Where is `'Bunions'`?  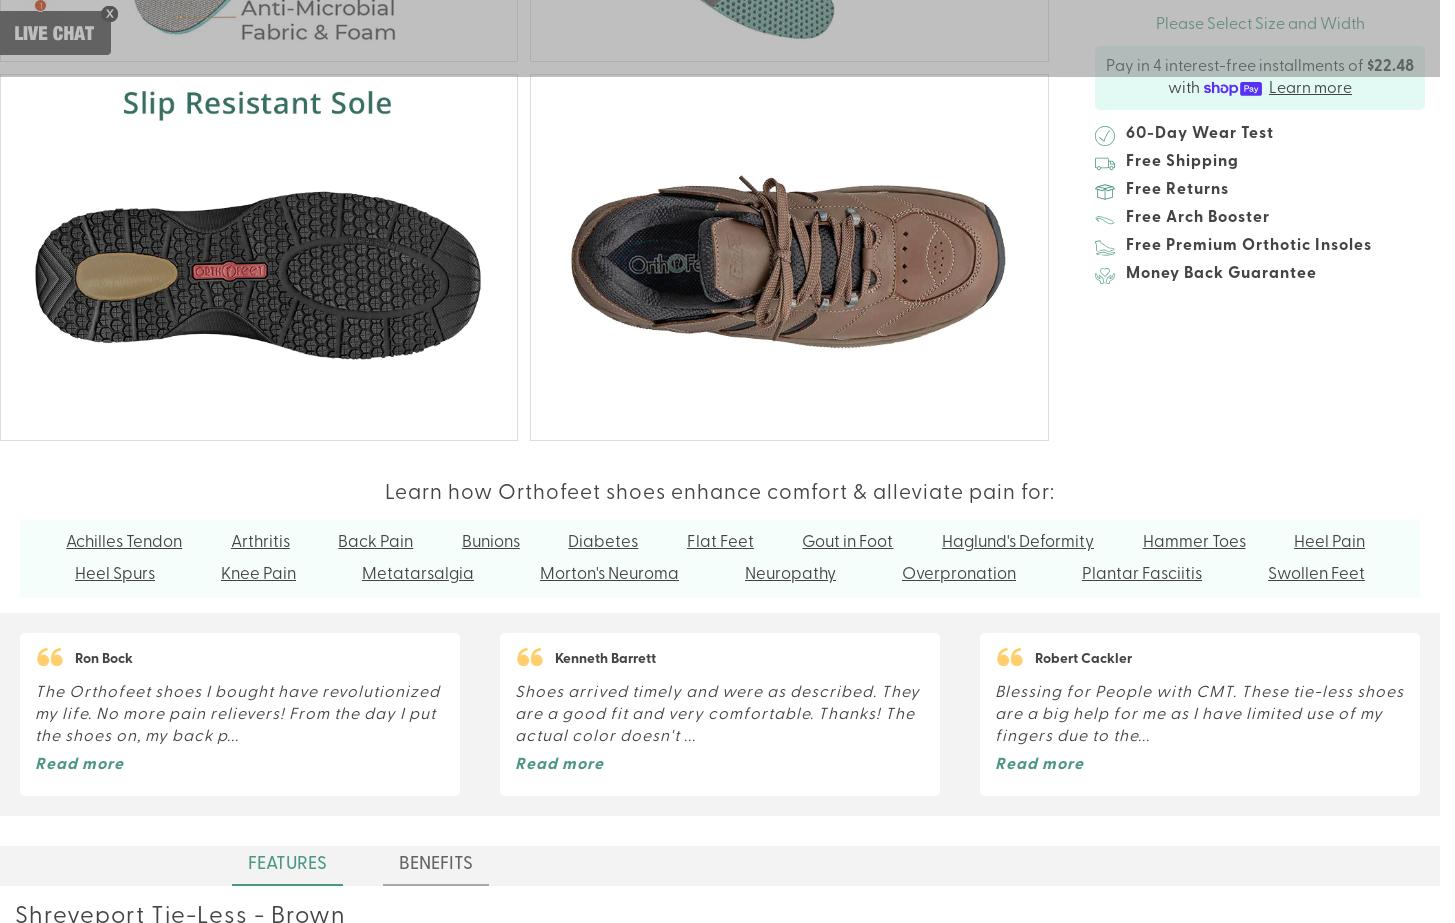 'Bunions' is located at coordinates (490, 541).